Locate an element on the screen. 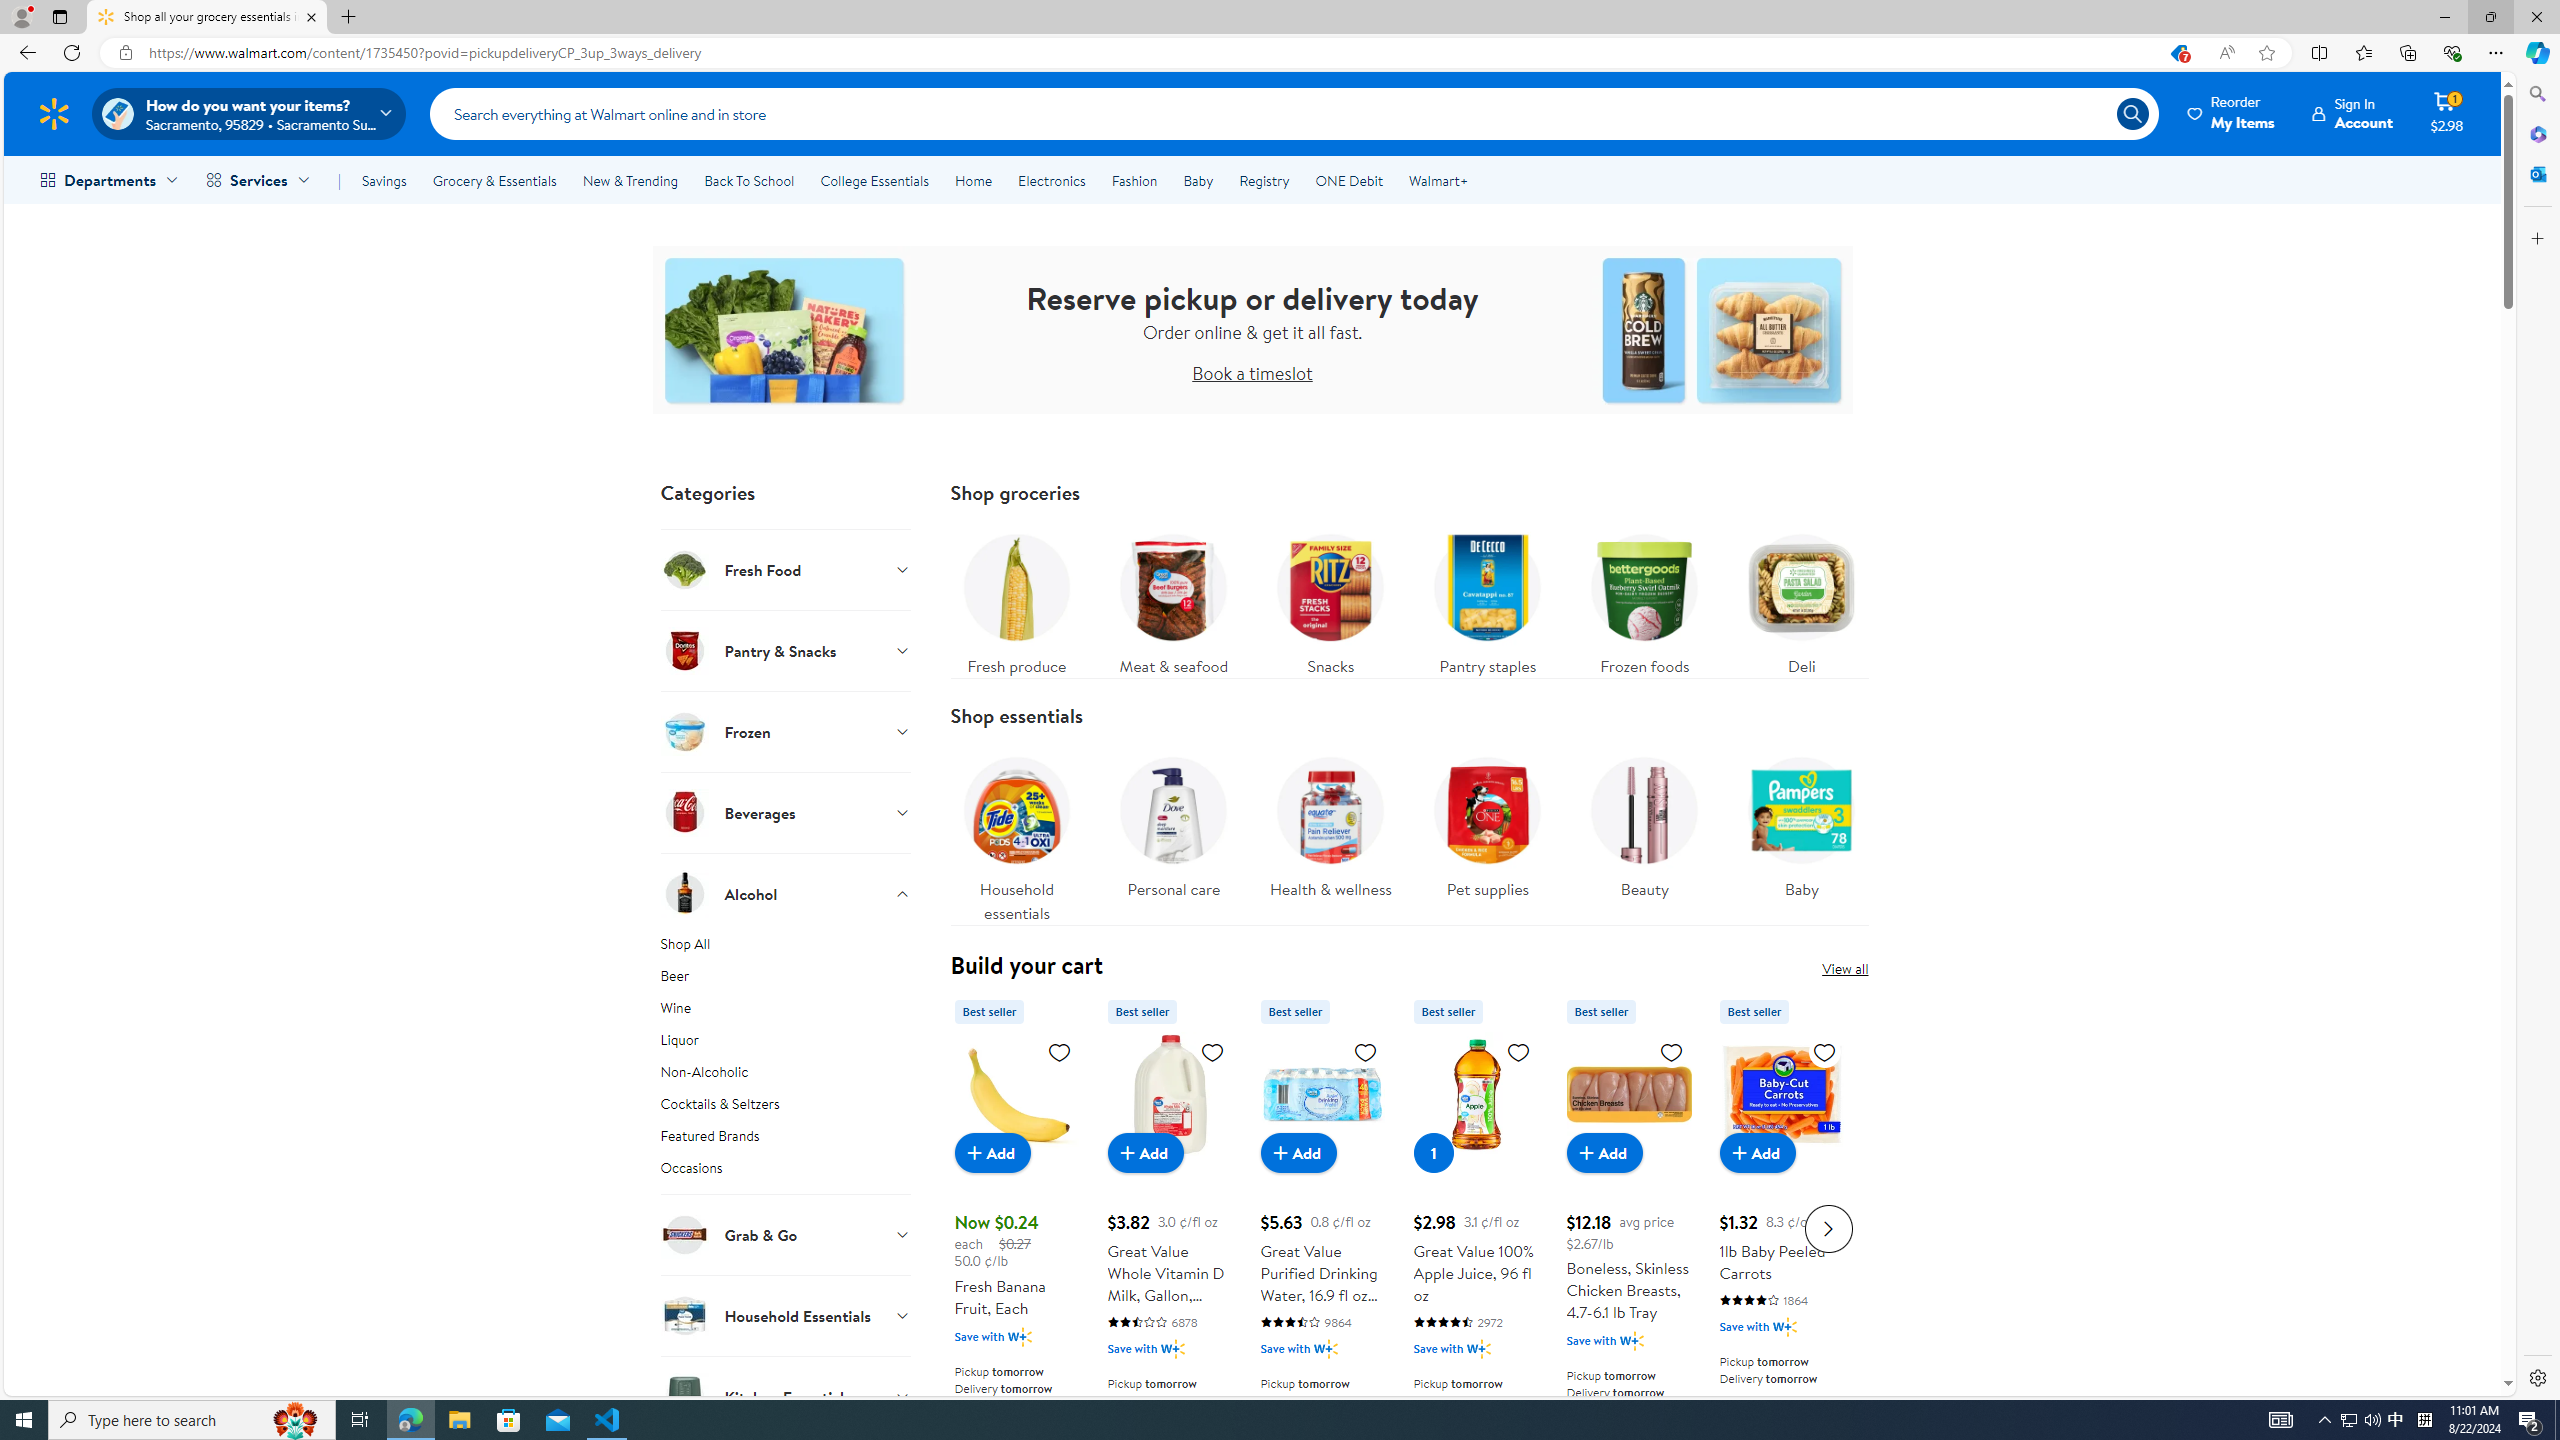 The image size is (2560, 1440). 'Registry' is located at coordinates (1263, 180).